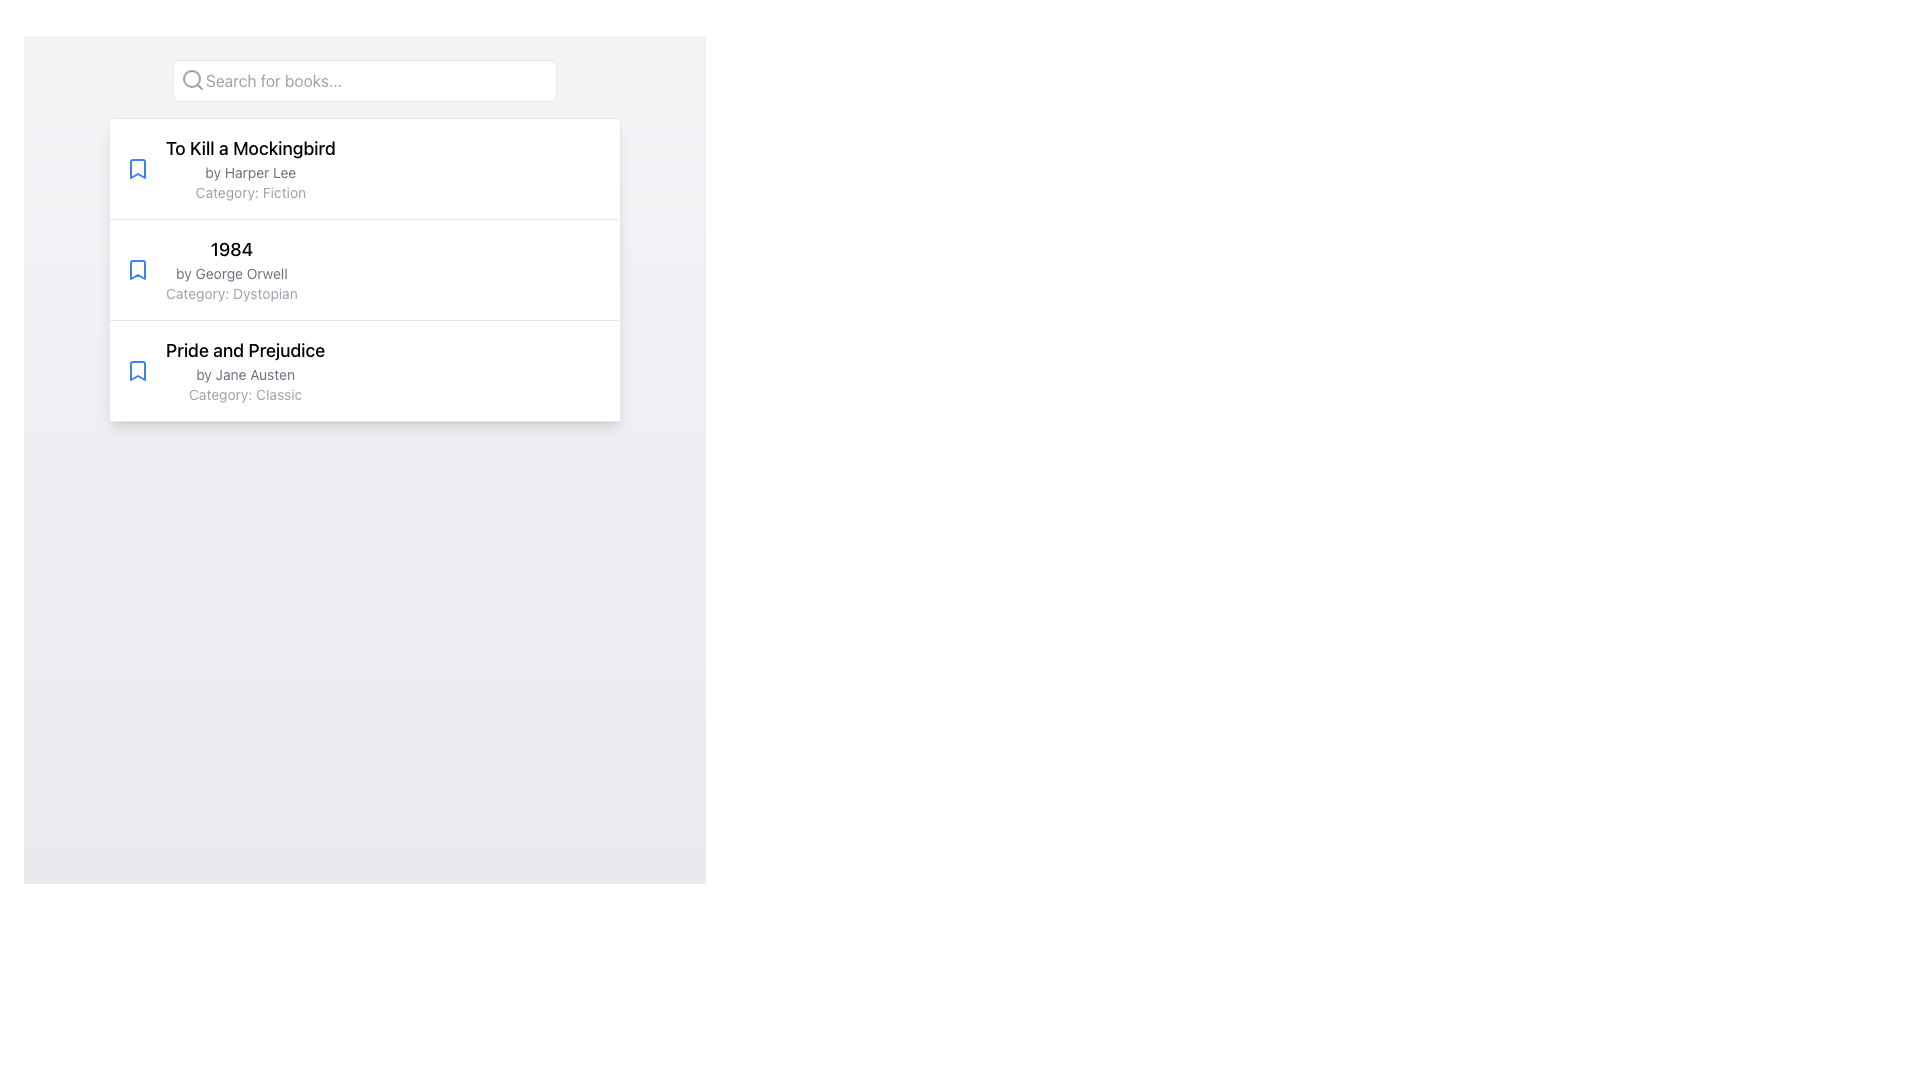 The width and height of the screenshot is (1920, 1080). Describe the element at coordinates (192, 79) in the screenshot. I see `the magnifying glass icon representing the search function located at the top-left corner of the input box within the search bar` at that location.